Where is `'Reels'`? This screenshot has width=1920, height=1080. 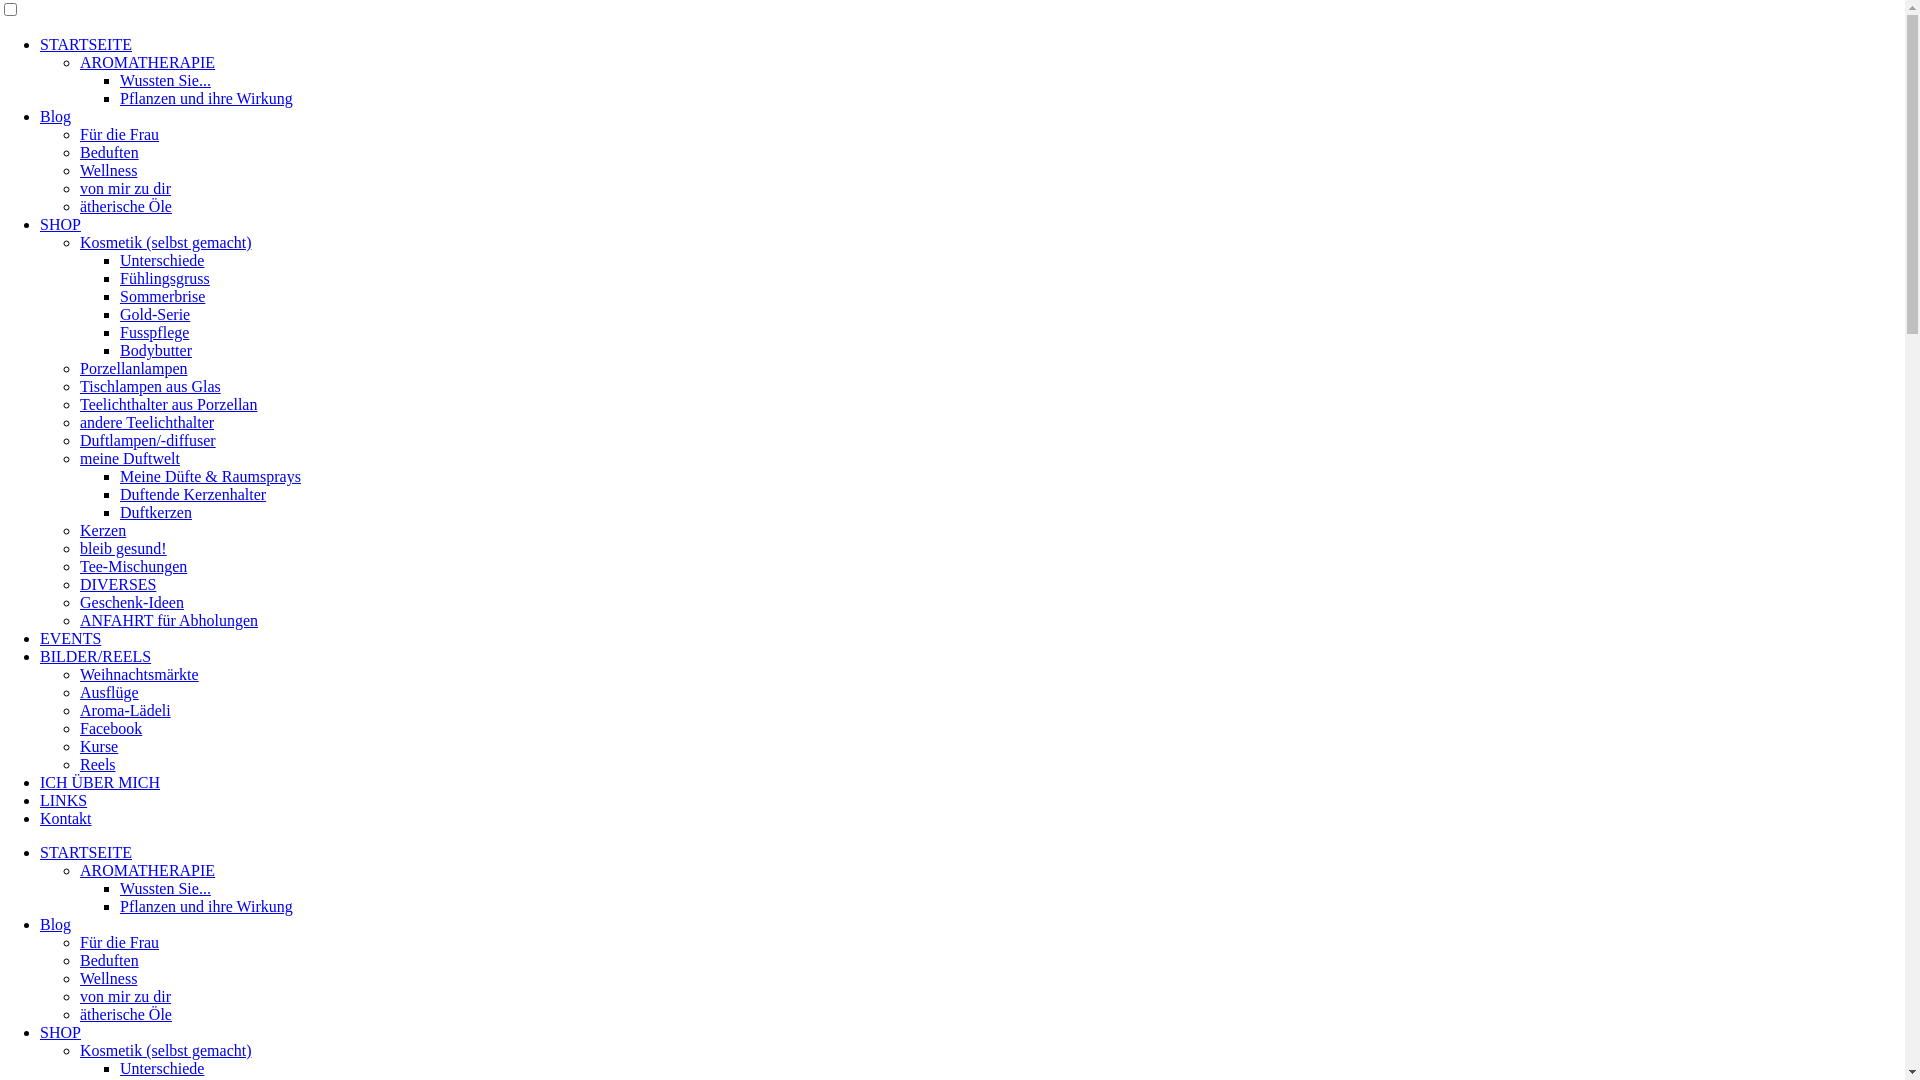
'Reels' is located at coordinates (96, 764).